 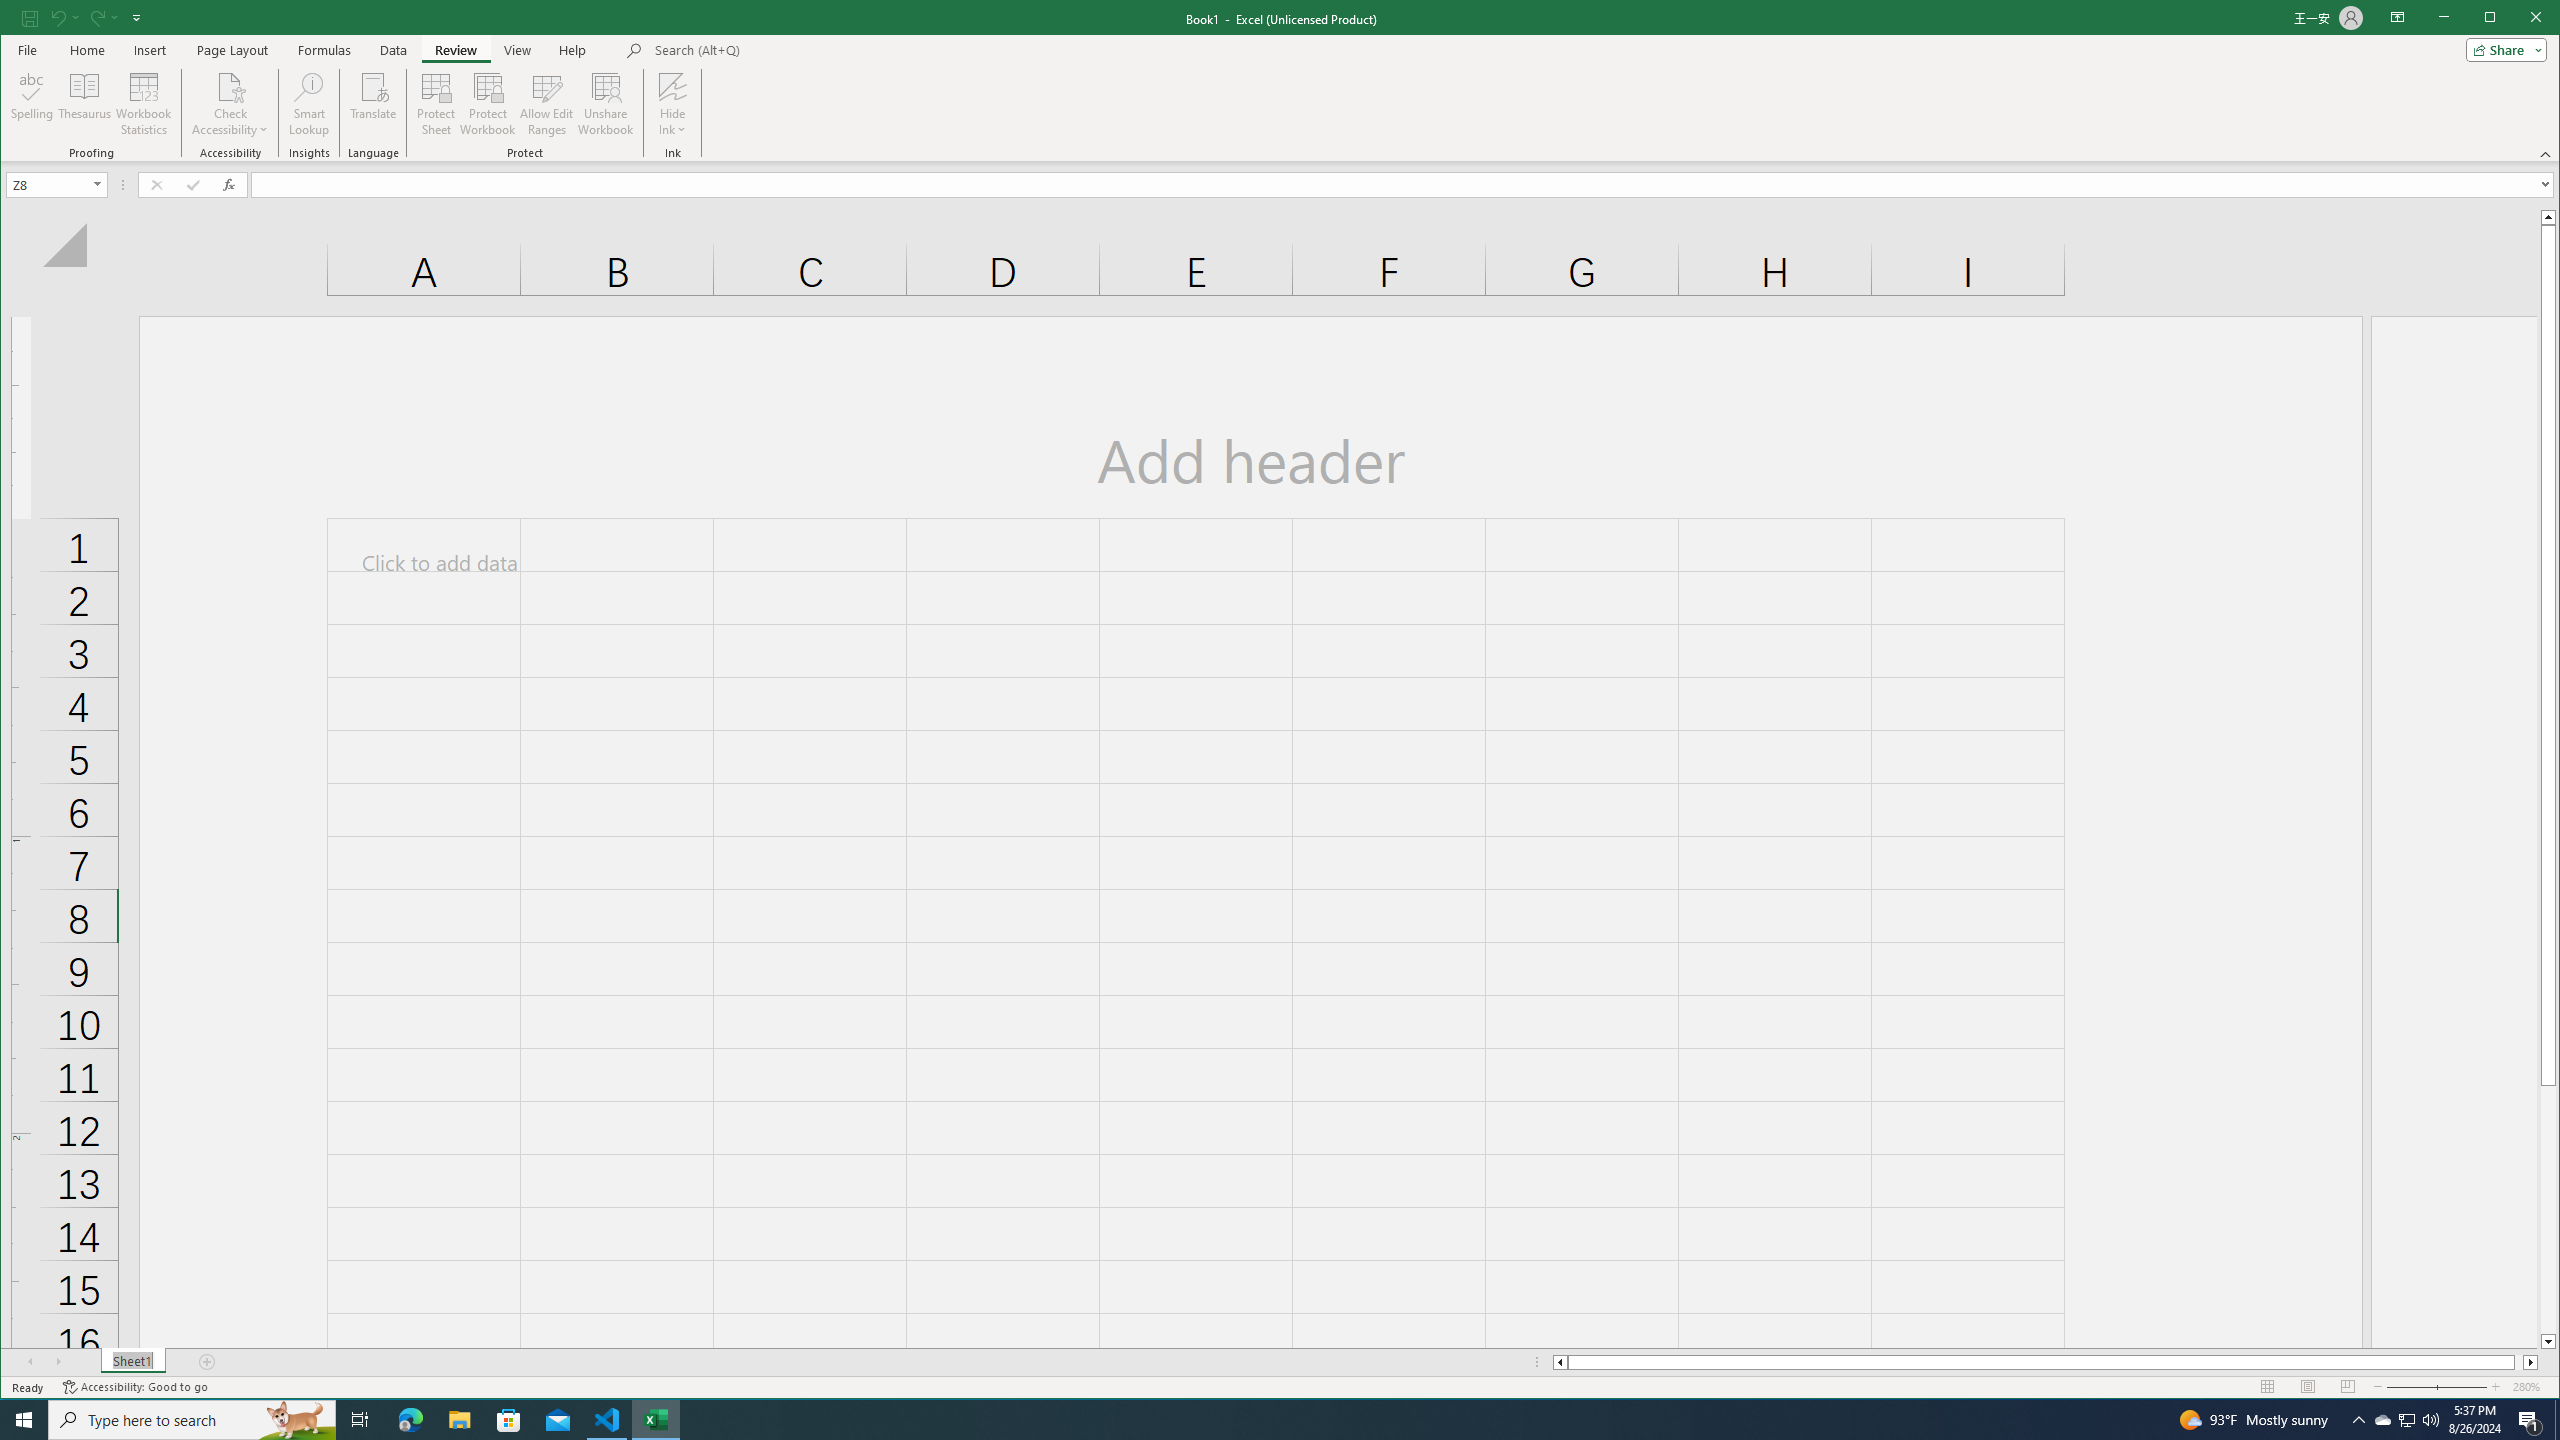 What do you see at coordinates (546, 103) in the screenshot?
I see `'Allow Edit Ranges'` at bounding box center [546, 103].